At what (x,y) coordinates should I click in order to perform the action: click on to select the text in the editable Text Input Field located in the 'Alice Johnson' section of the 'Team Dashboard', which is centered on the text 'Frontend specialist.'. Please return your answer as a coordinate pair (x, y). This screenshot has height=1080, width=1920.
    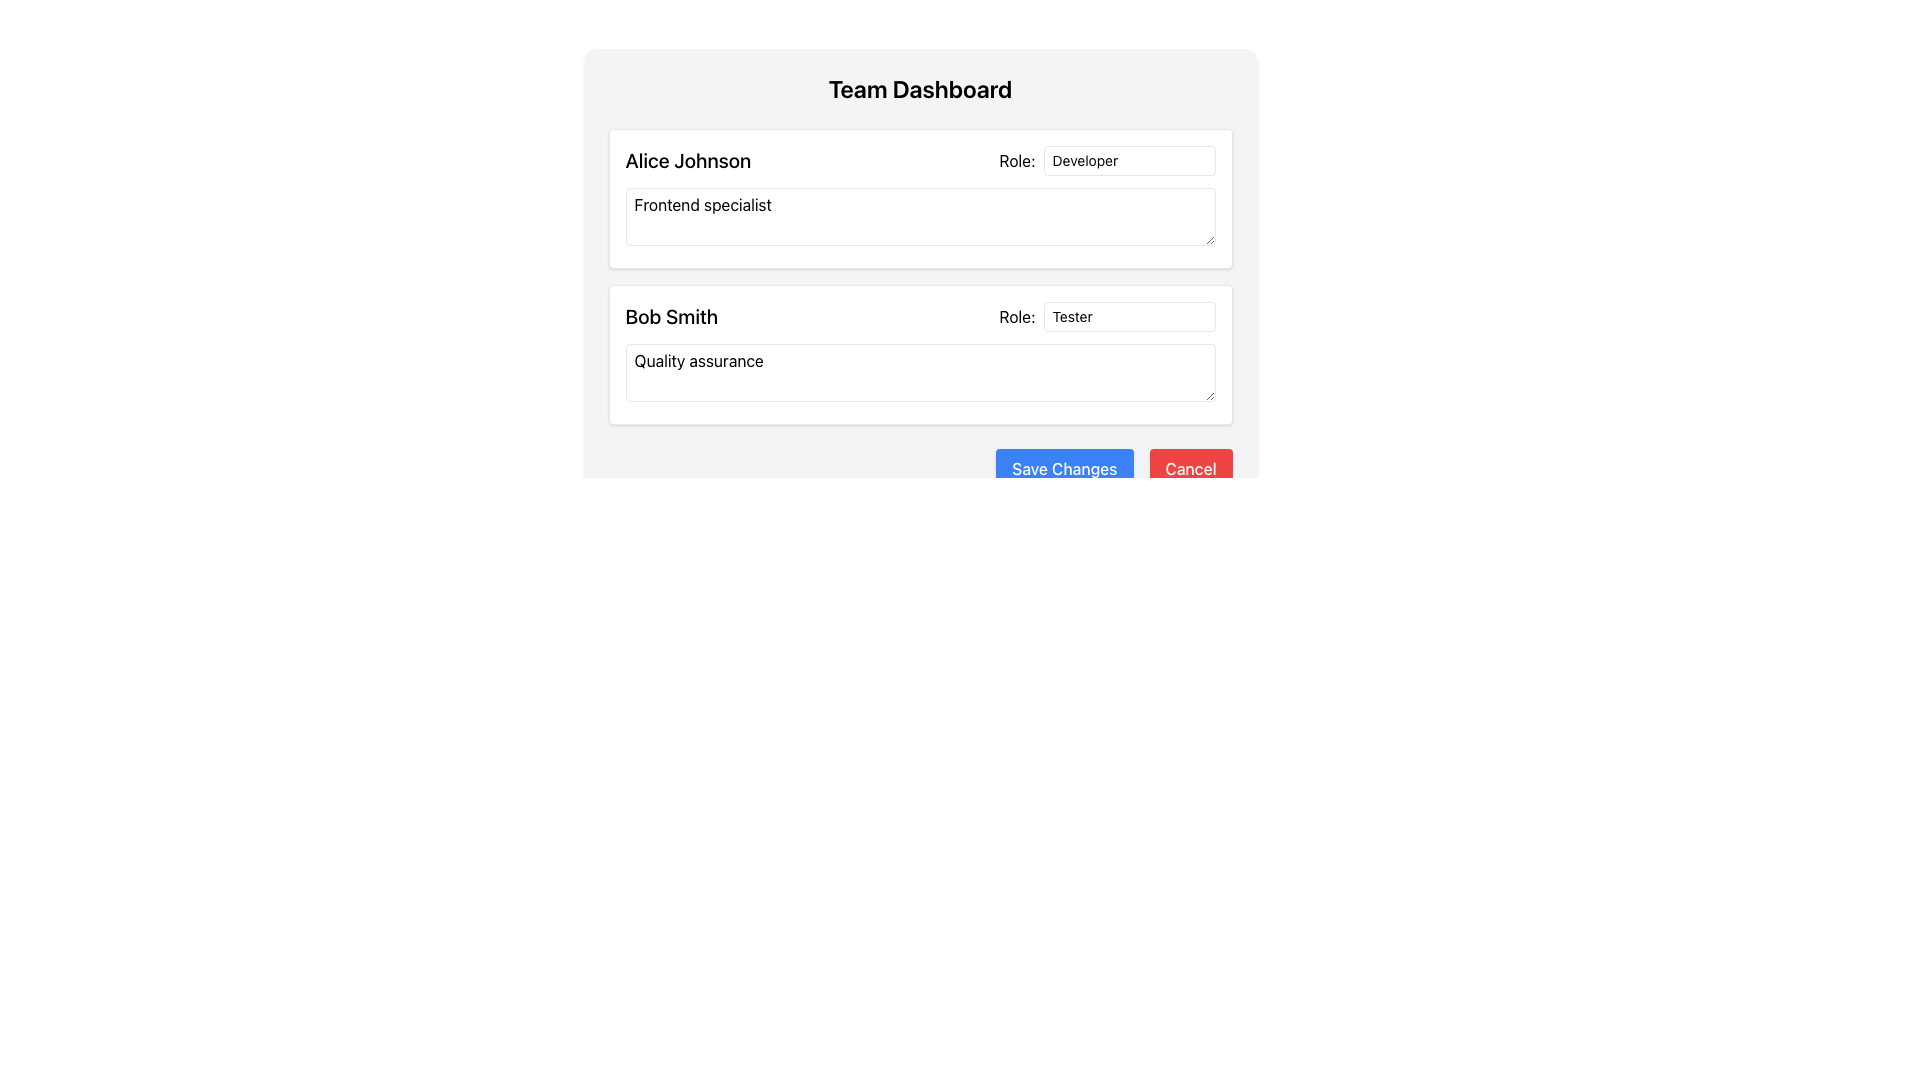
    Looking at the image, I should click on (919, 216).